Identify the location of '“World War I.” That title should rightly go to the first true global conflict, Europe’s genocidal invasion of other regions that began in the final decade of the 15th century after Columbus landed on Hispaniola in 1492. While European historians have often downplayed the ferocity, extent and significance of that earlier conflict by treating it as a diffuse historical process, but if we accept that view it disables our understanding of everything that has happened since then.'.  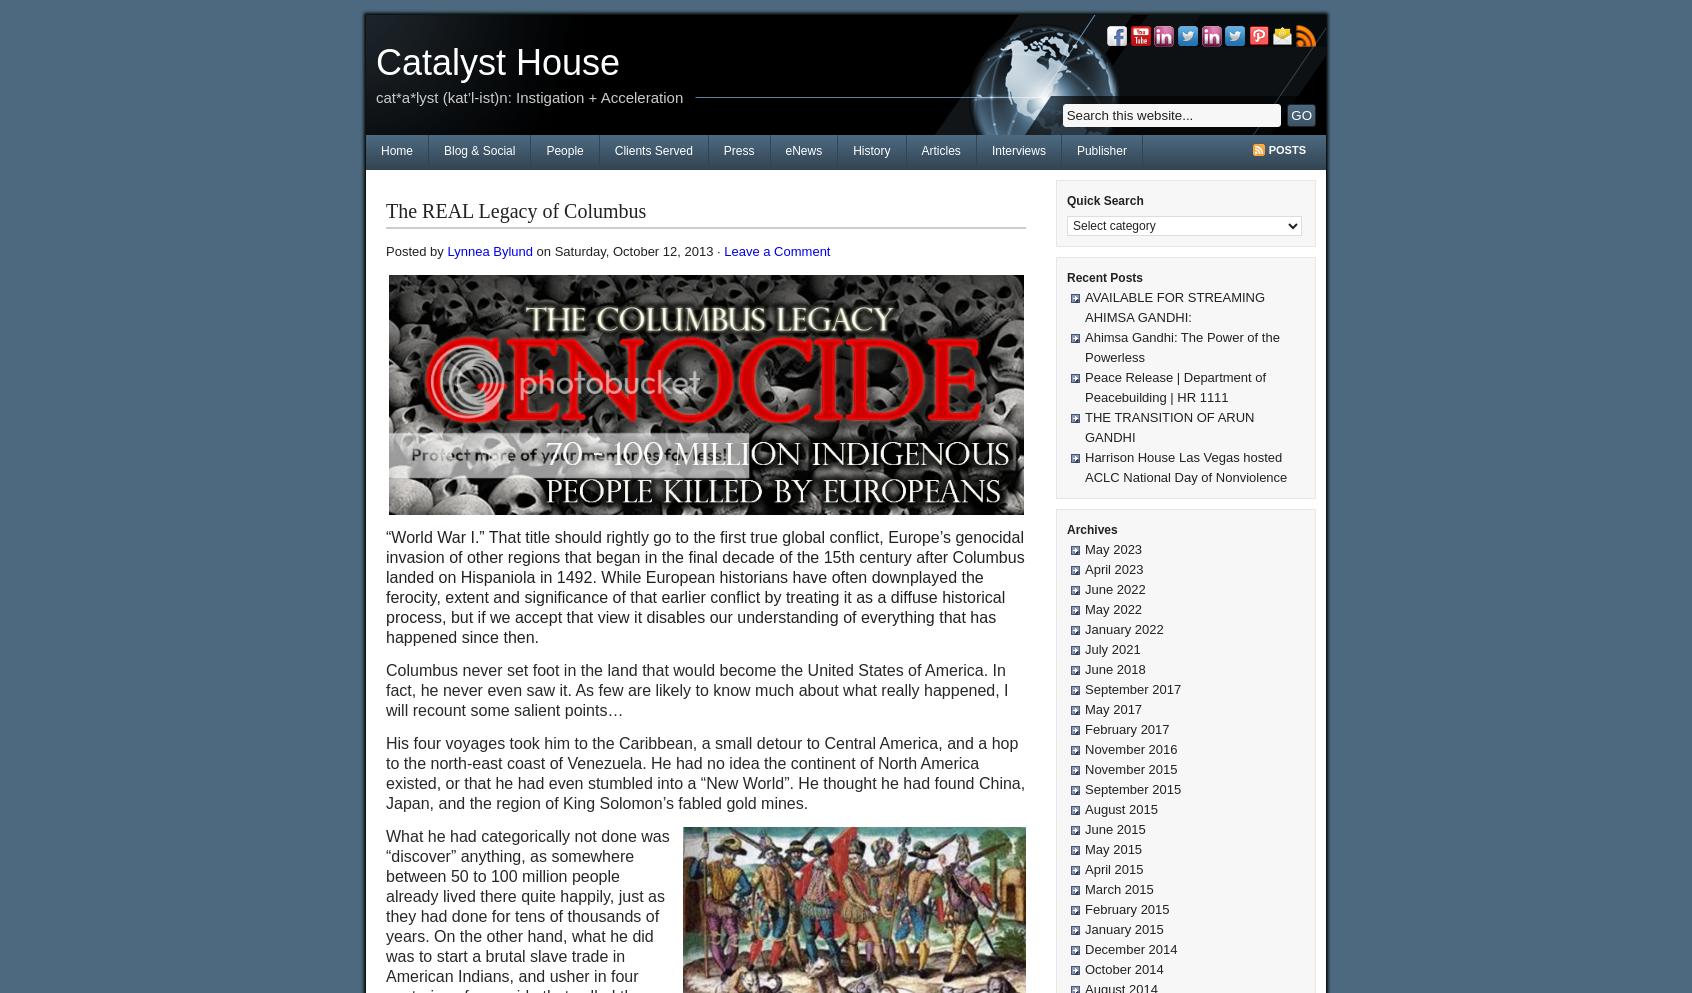
(705, 587).